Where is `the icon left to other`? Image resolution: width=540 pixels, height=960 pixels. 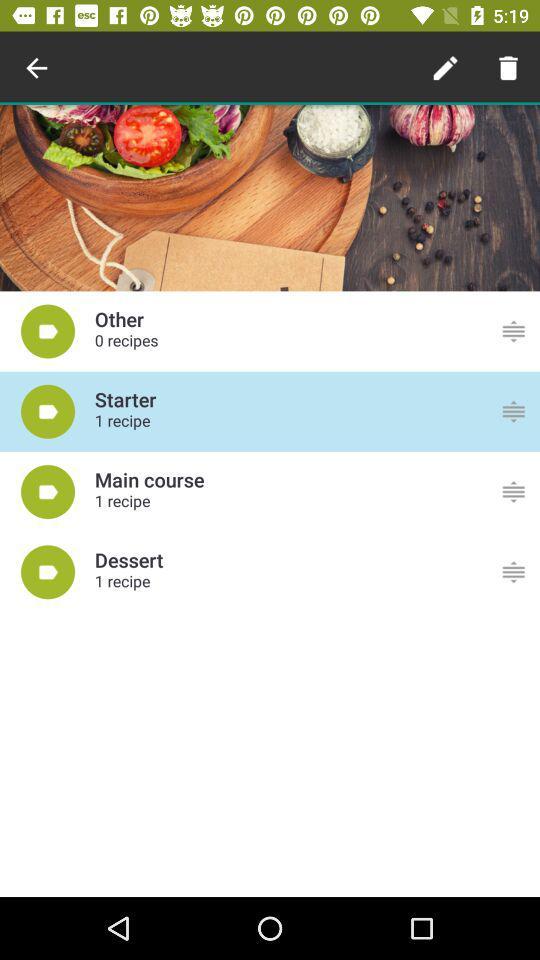 the icon left to other is located at coordinates (48, 331).